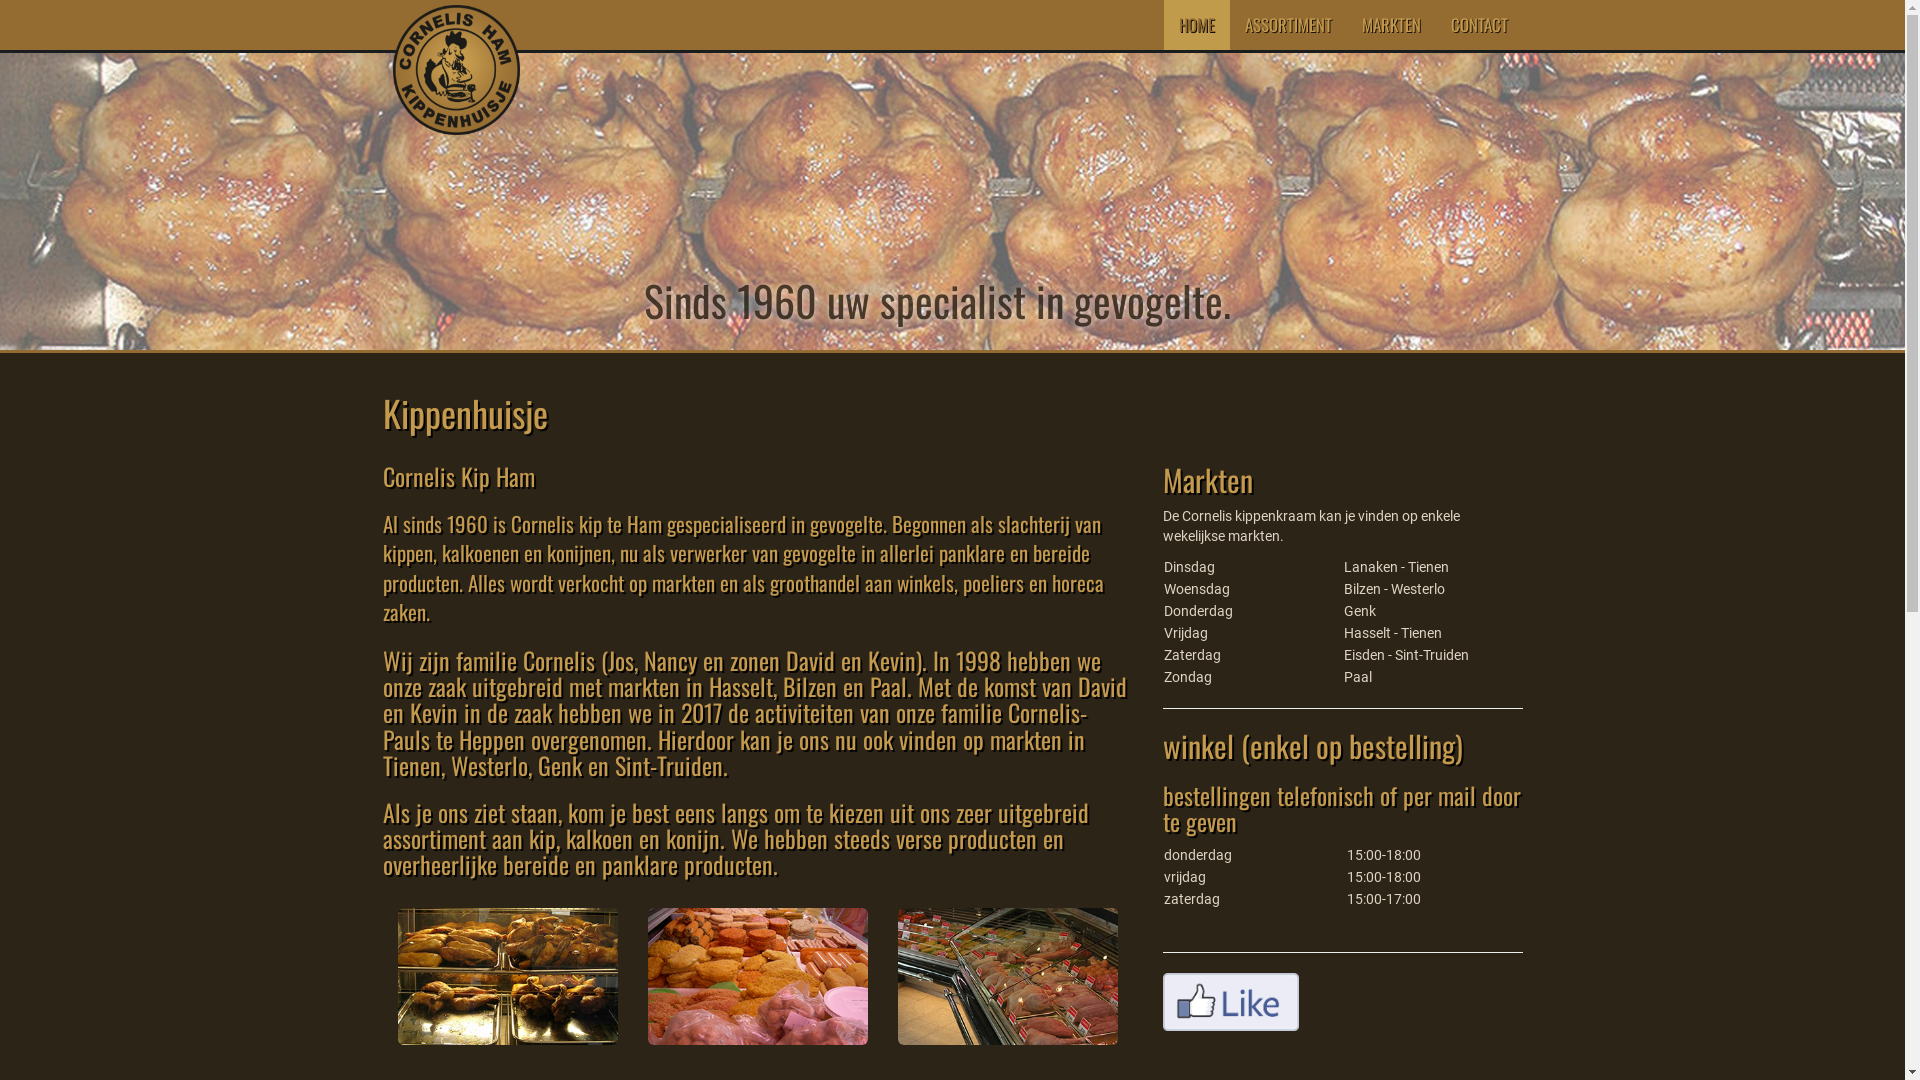 The width and height of the screenshot is (1920, 1080). I want to click on 'Cornelis Kip - vlees', so click(1008, 975).